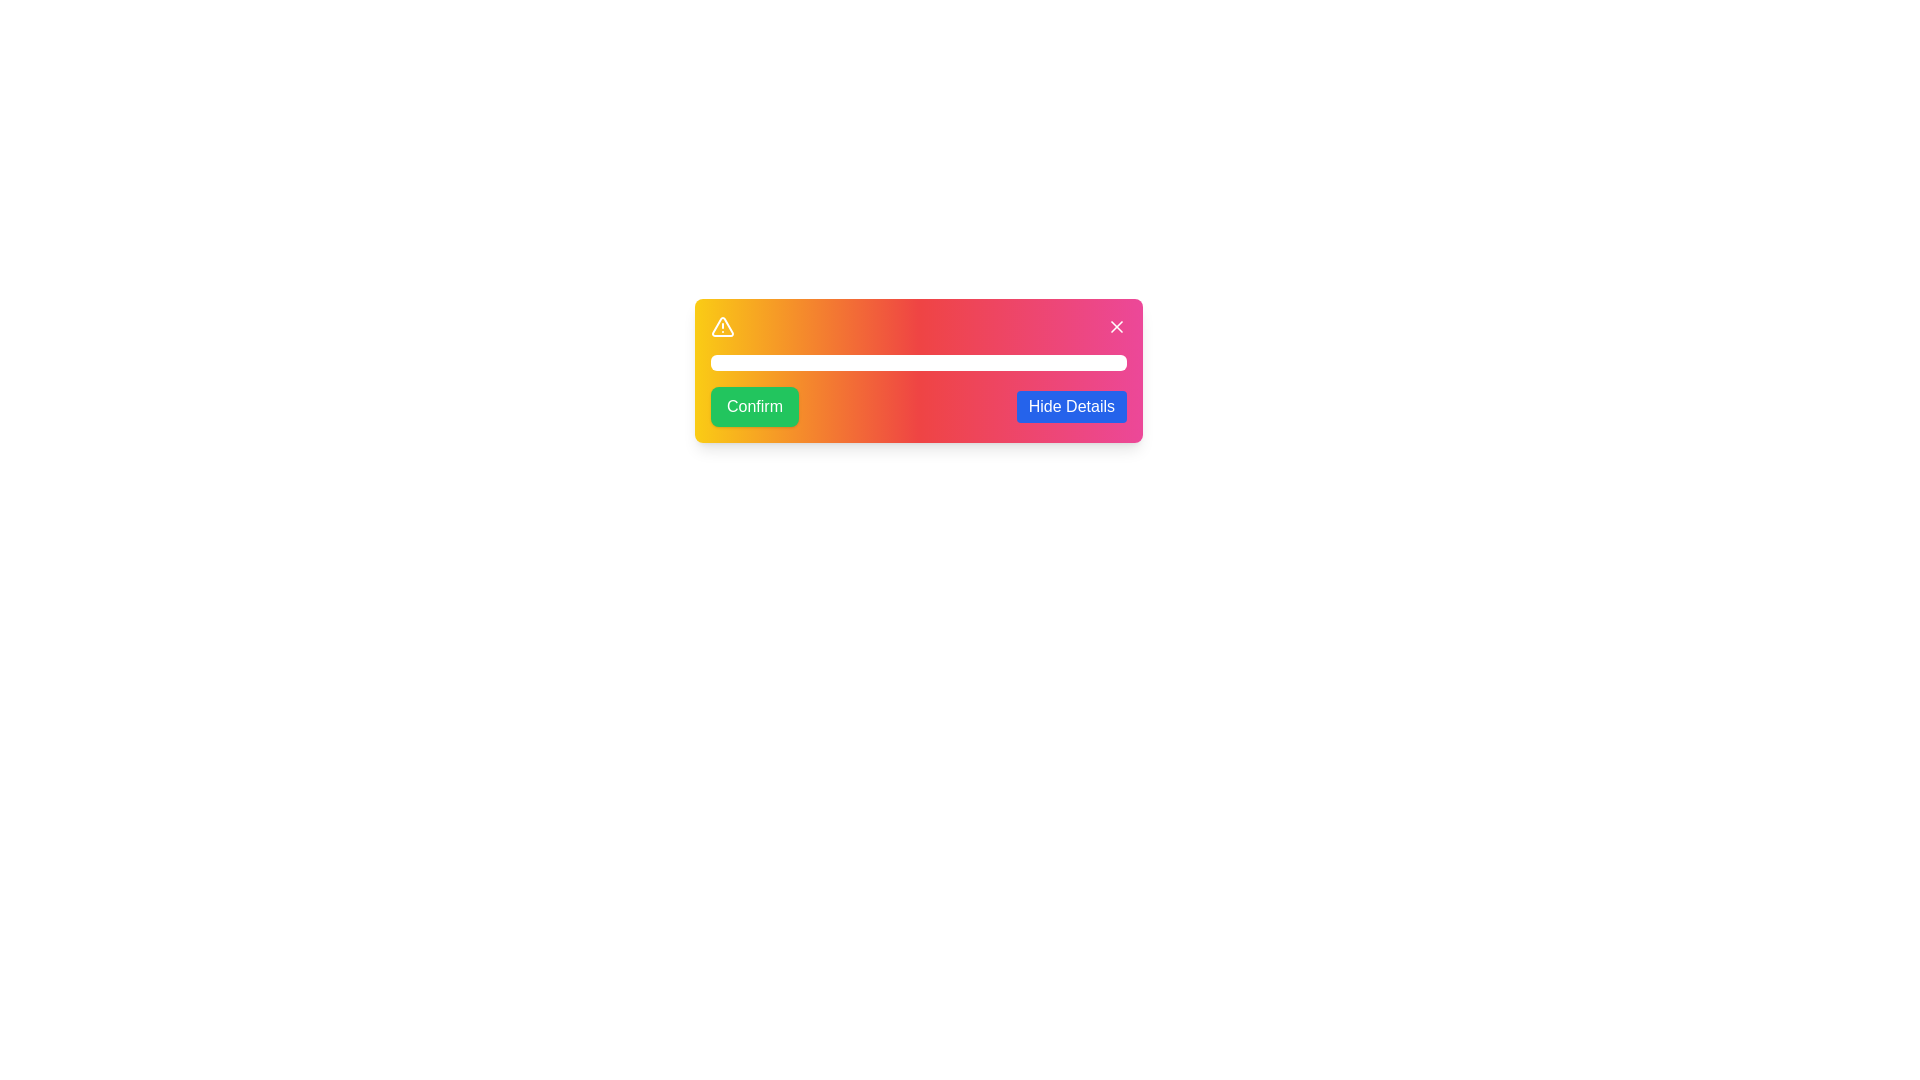 The height and width of the screenshot is (1080, 1920). Describe the element at coordinates (917, 362) in the screenshot. I see `the horizontal rectangular bar with a rounded design that has a white background and black text, positioned above the 'Confirm' and 'Hide Details' buttons` at that location.